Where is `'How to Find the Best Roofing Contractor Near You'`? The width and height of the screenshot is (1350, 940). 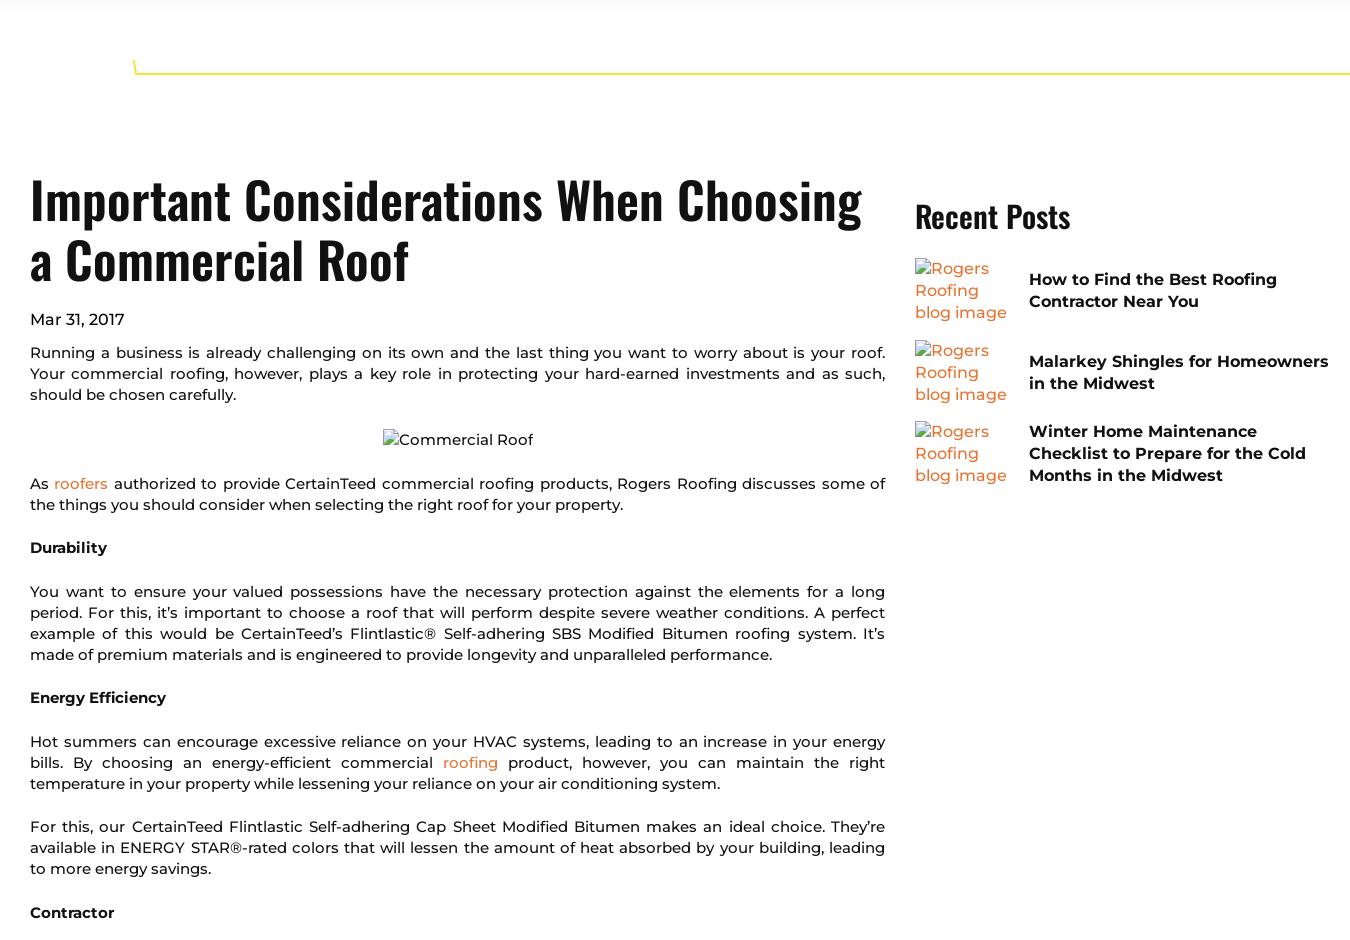
'How to Find the Best Roofing Contractor Near You' is located at coordinates (1152, 289).